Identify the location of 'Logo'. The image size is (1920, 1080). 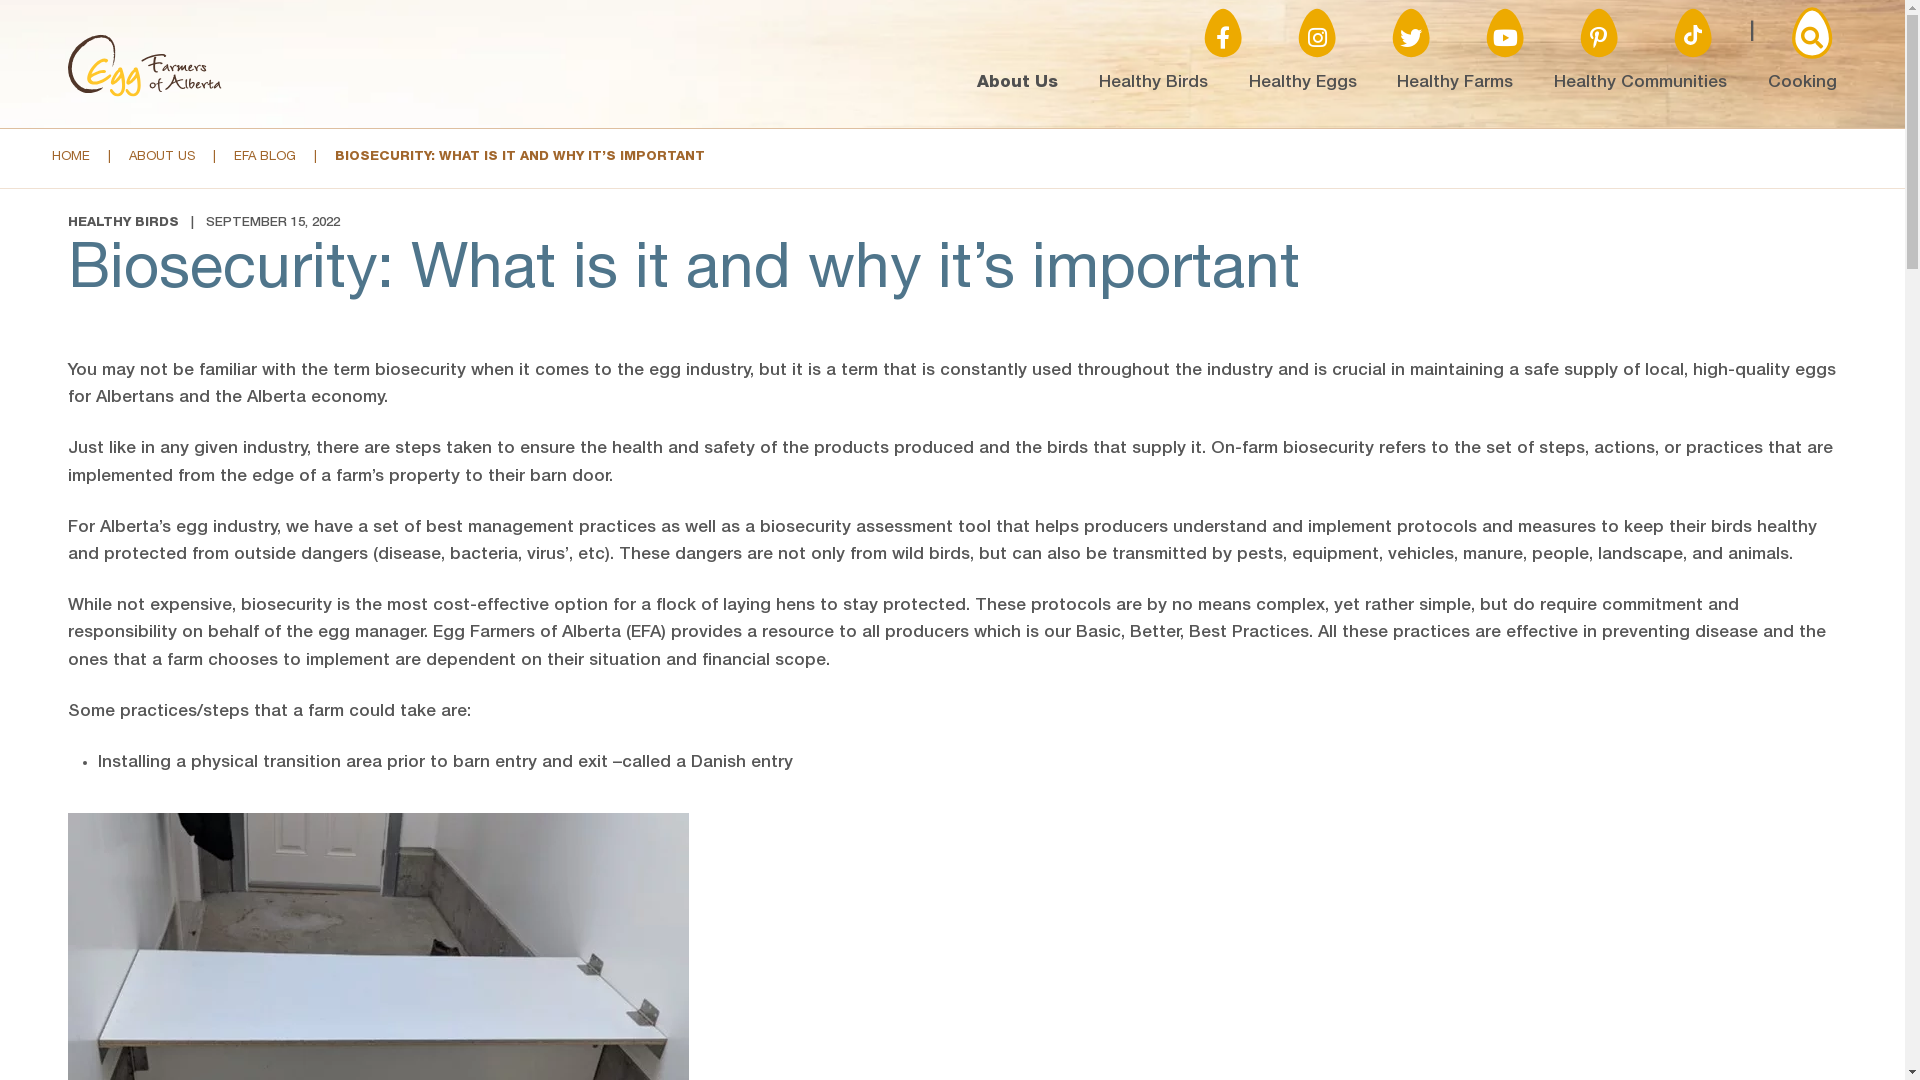
(143, 93).